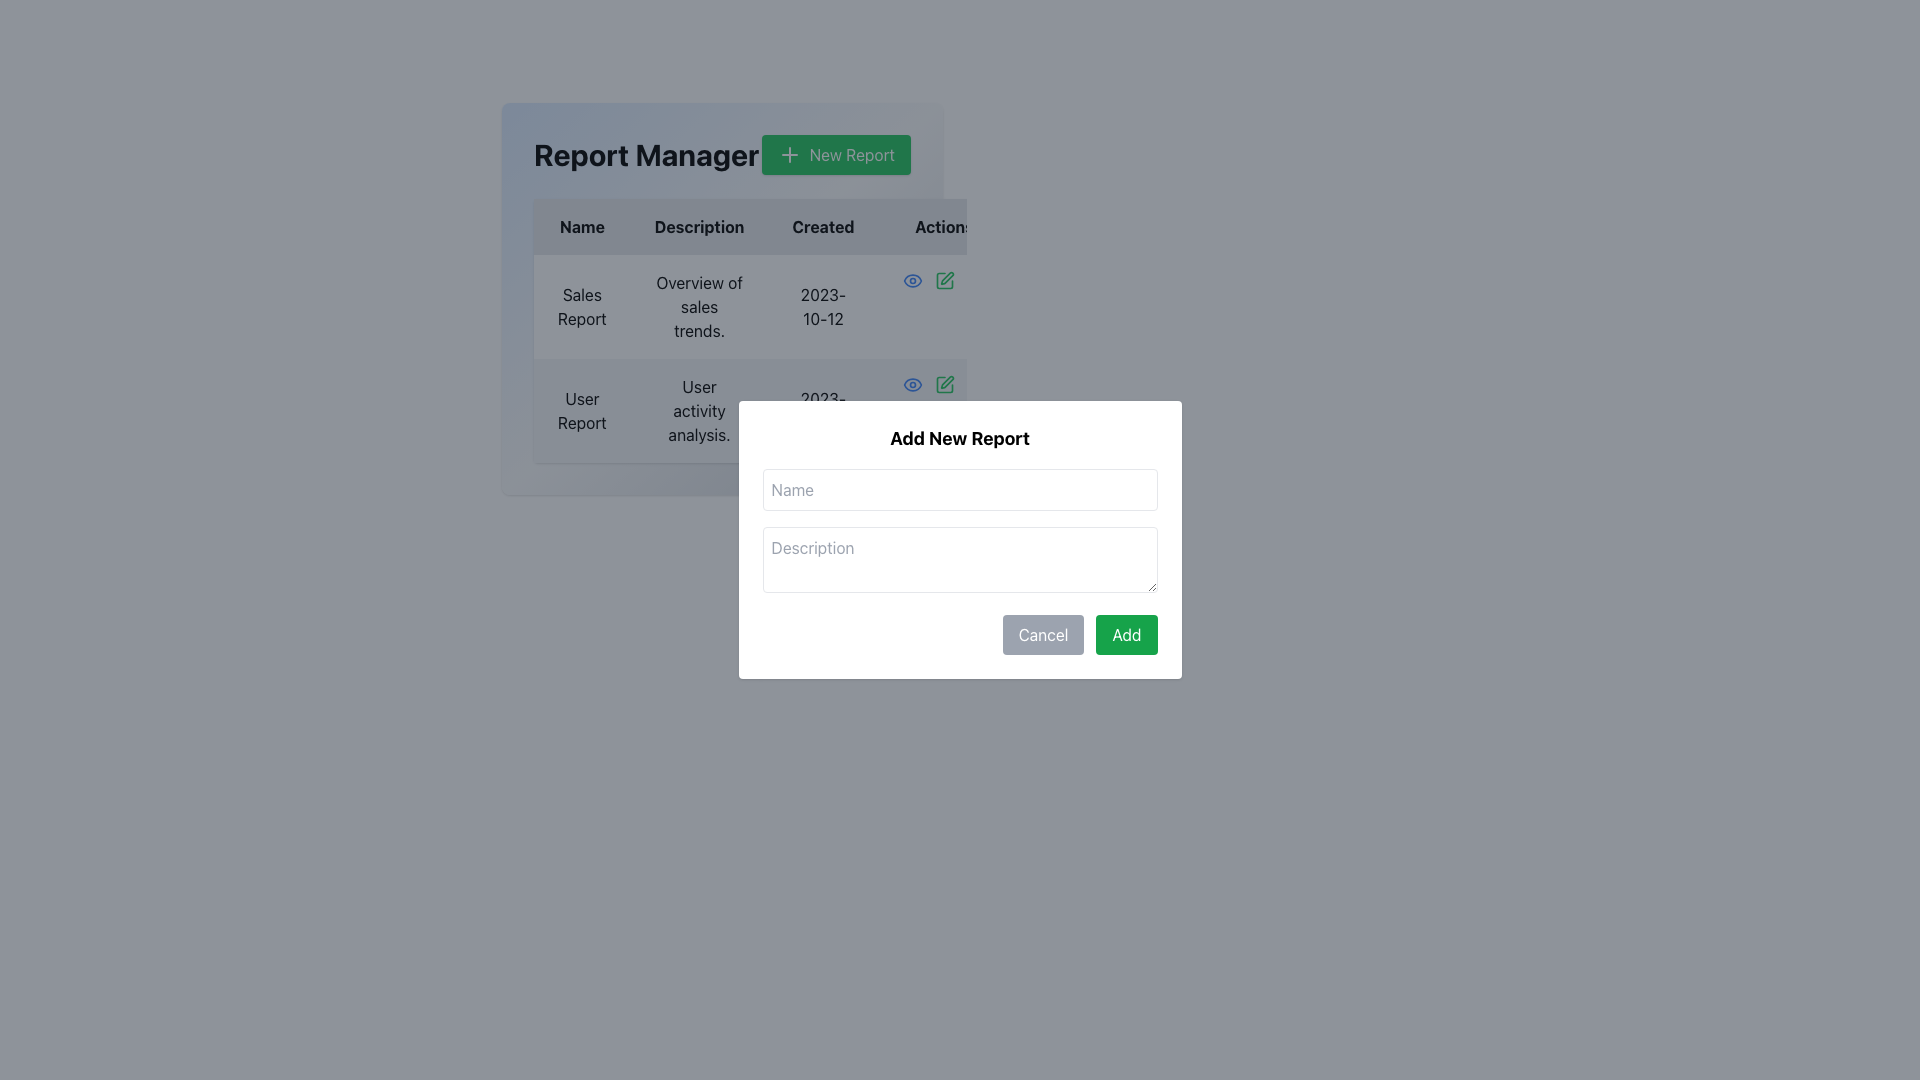 The height and width of the screenshot is (1080, 1920). Describe the element at coordinates (836, 153) in the screenshot. I see `the 'Create New Report' button located in the header section of the 'Report Manager' interface` at that location.